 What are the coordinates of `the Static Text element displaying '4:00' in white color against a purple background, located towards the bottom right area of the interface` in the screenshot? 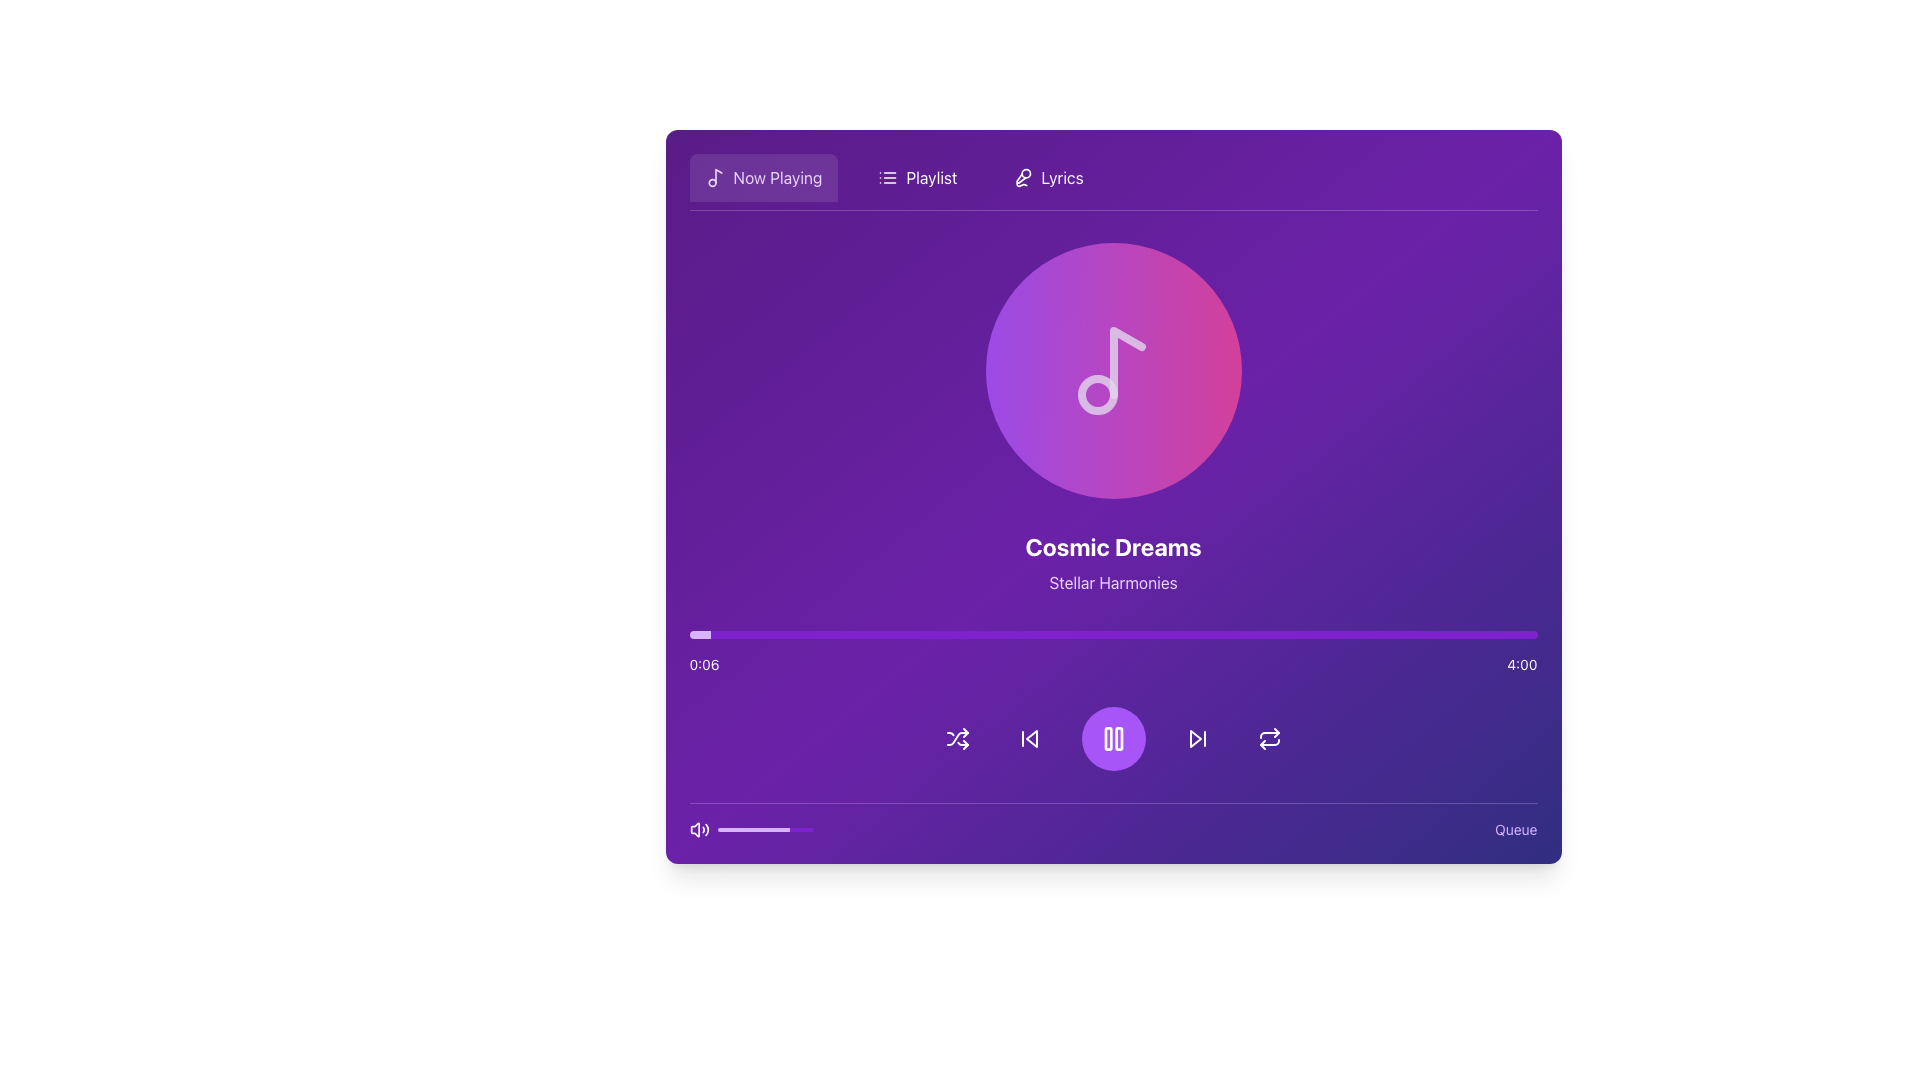 It's located at (1521, 664).